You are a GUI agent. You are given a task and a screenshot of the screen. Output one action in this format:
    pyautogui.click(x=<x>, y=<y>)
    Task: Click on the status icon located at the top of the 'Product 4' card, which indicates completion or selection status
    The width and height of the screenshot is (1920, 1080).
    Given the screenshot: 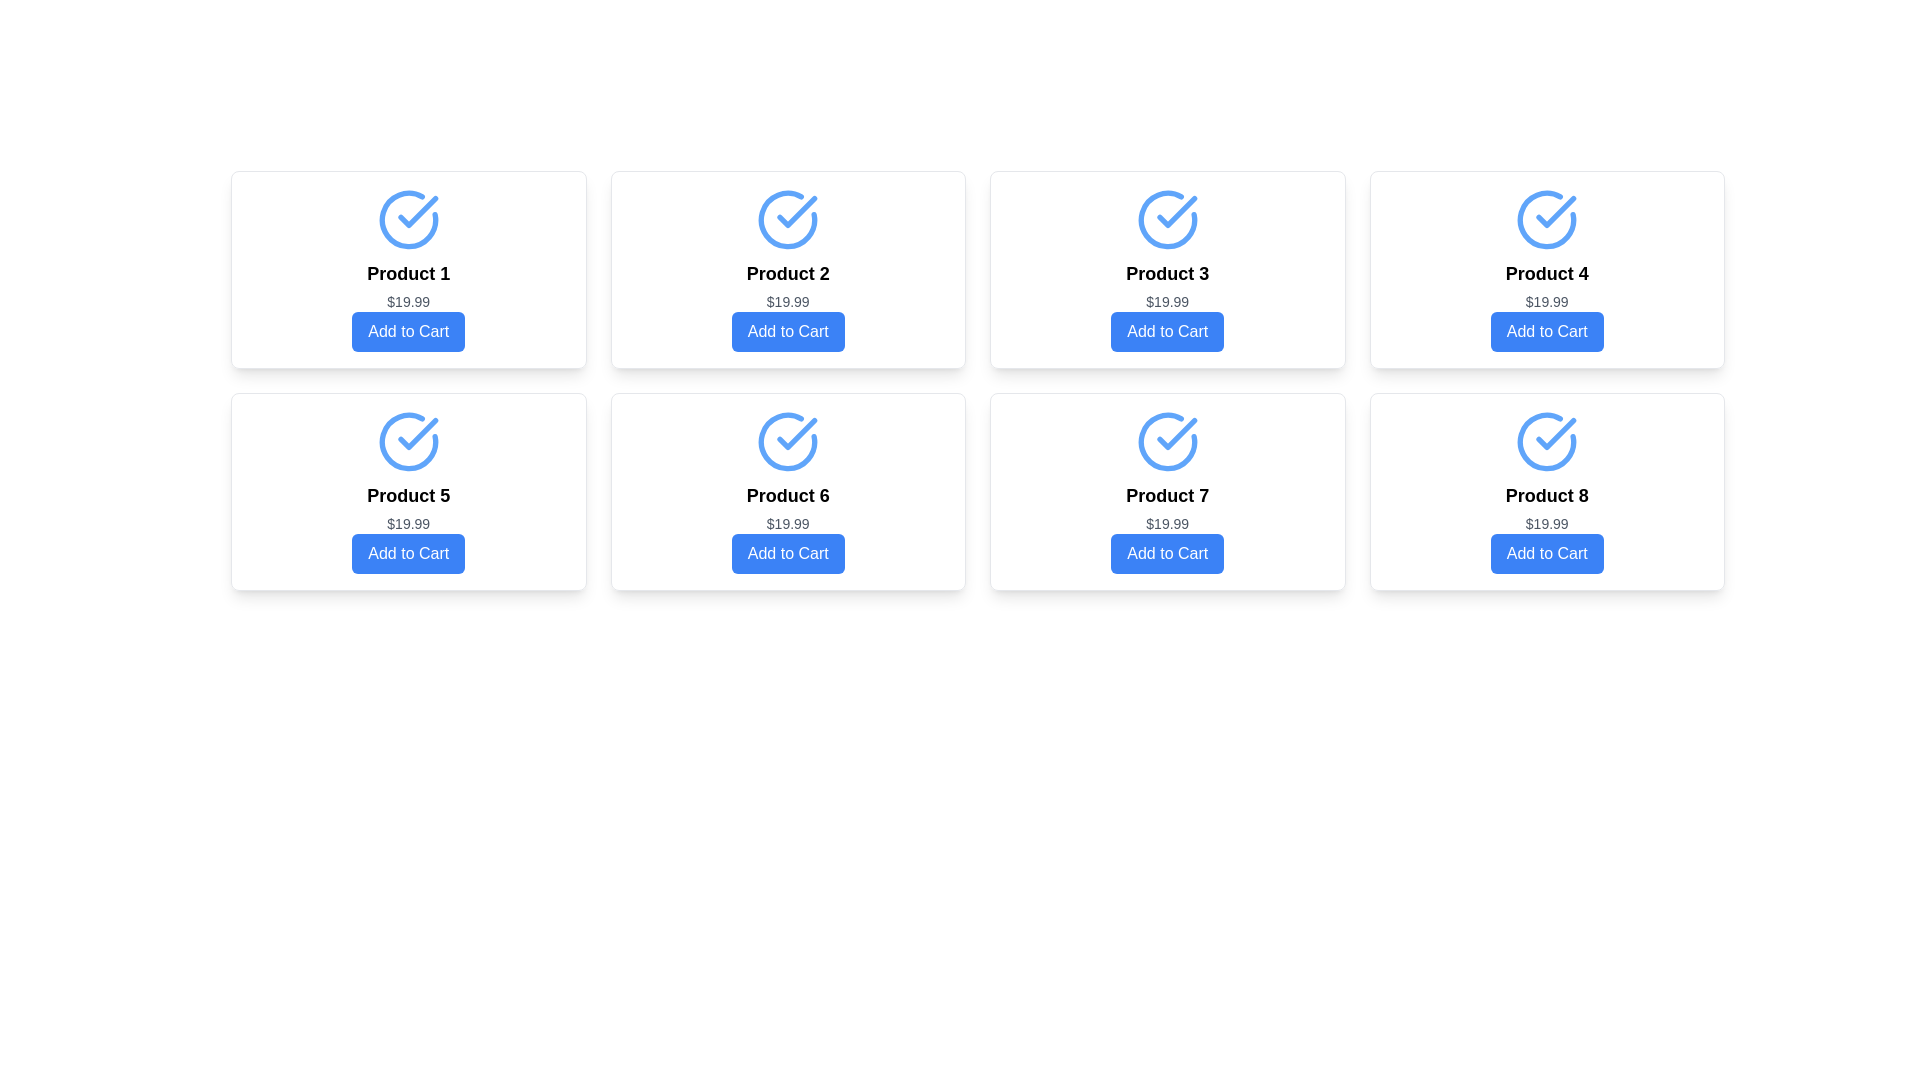 What is the action you would take?
    pyautogui.click(x=1546, y=219)
    